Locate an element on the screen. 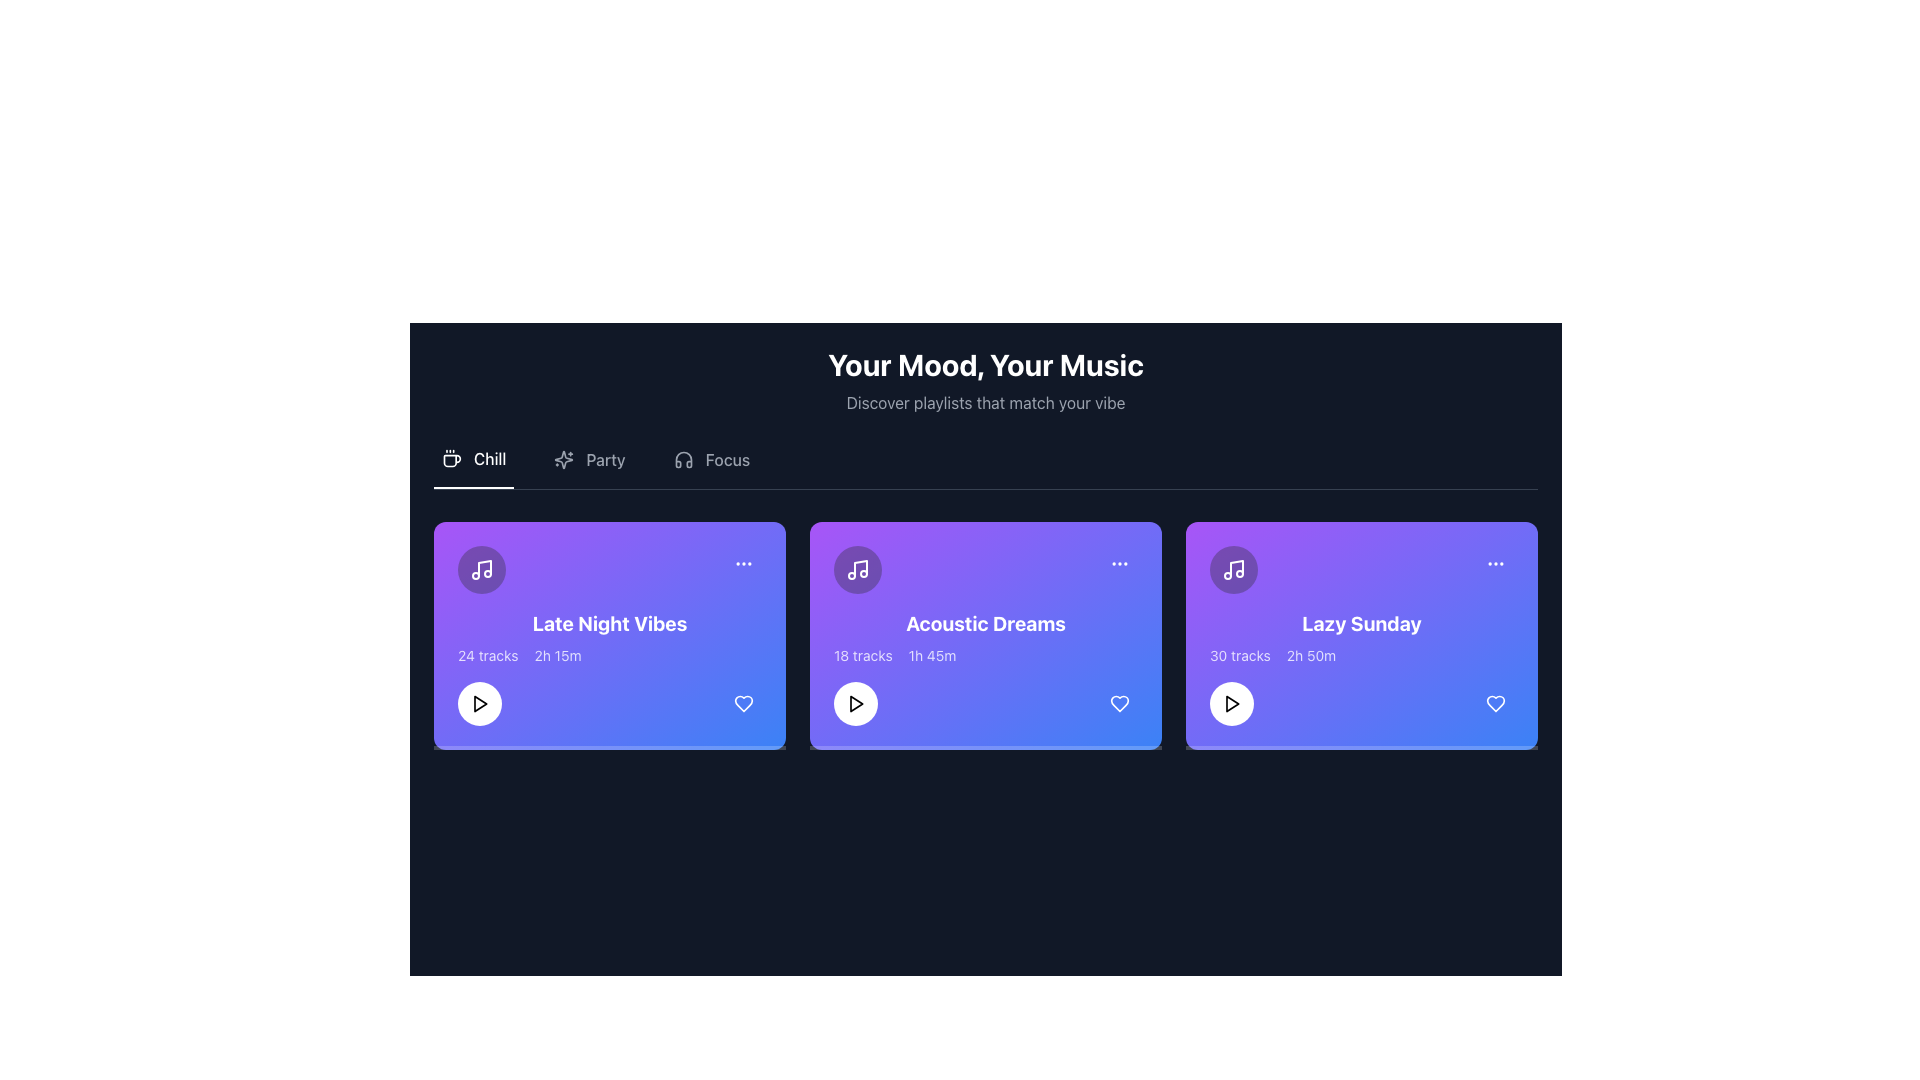  the play button located in the bottom-left section of the 'Late Night Vibes' card is located at coordinates (480, 703).